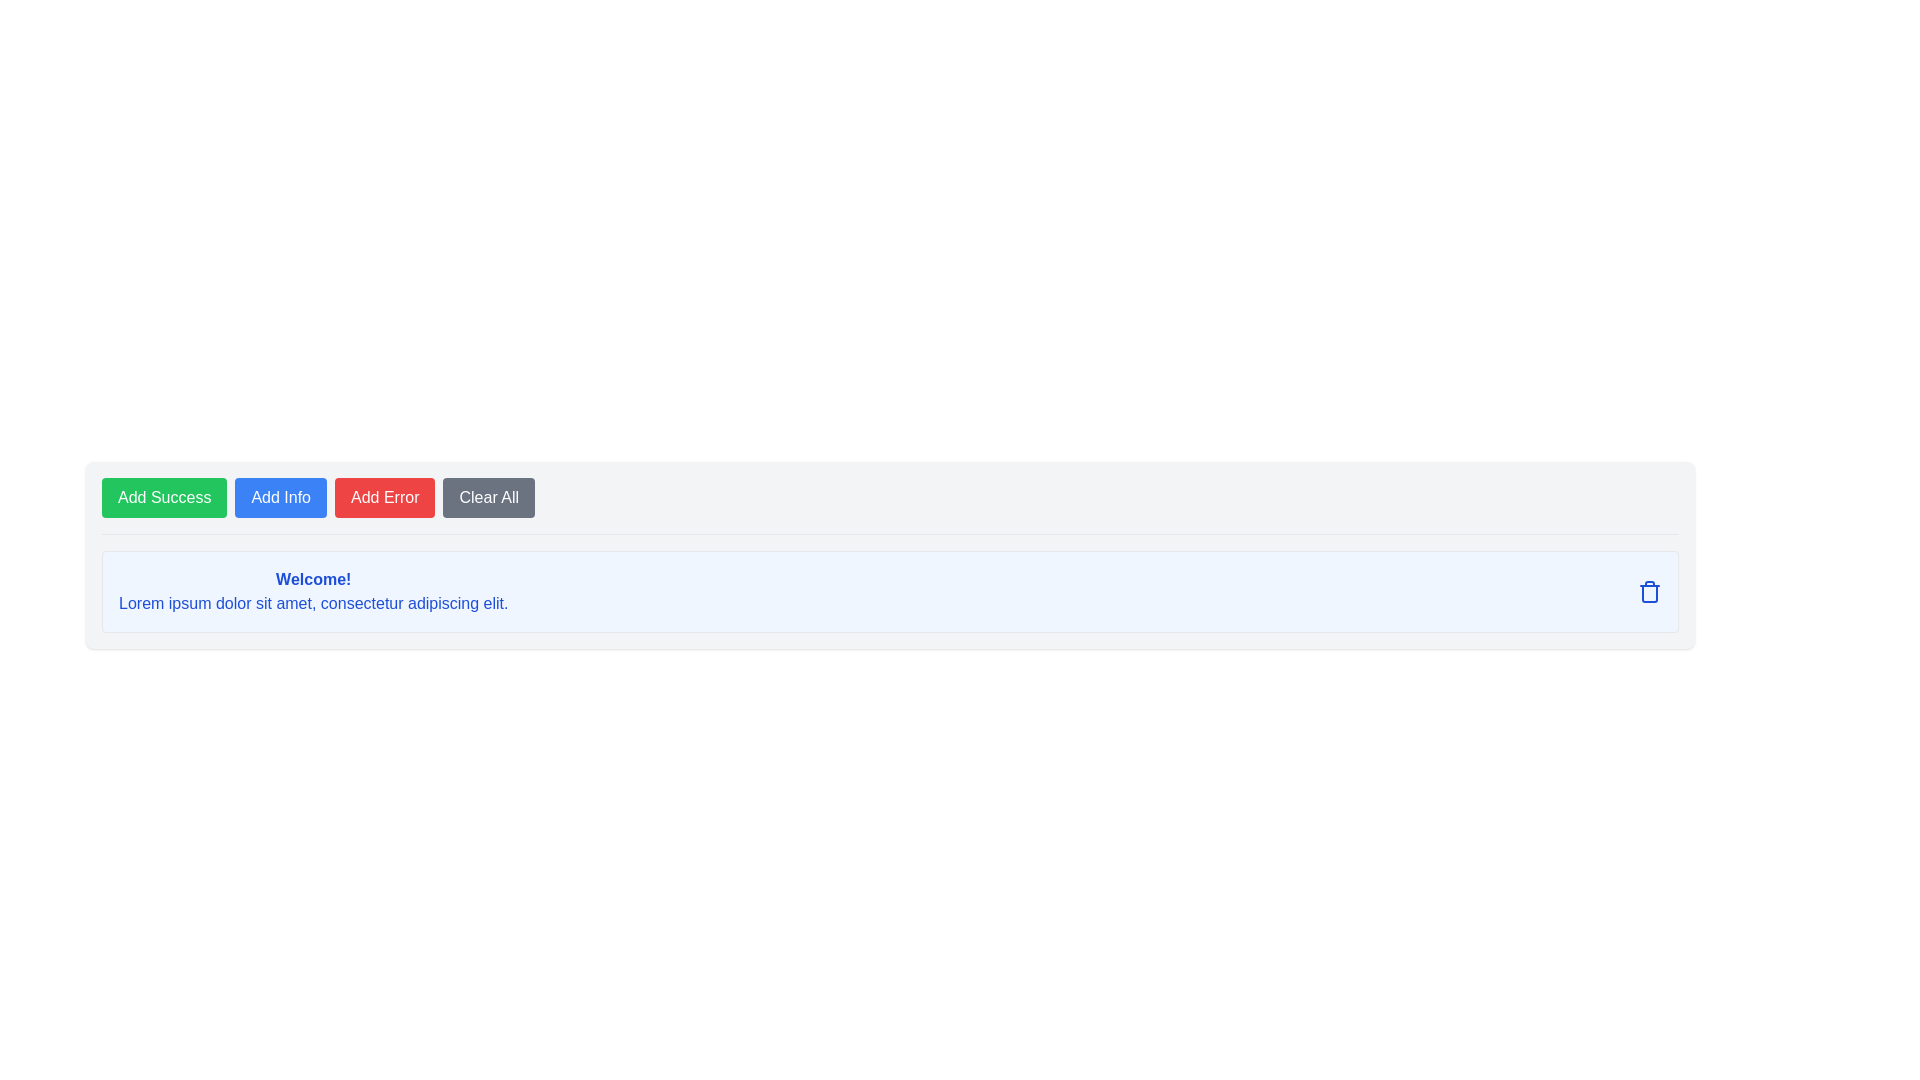  Describe the element at coordinates (164, 496) in the screenshot. I see `the leftmost button in a group of four buttons, which triggers an action related to adding or confirming a 'success' state` at that location.